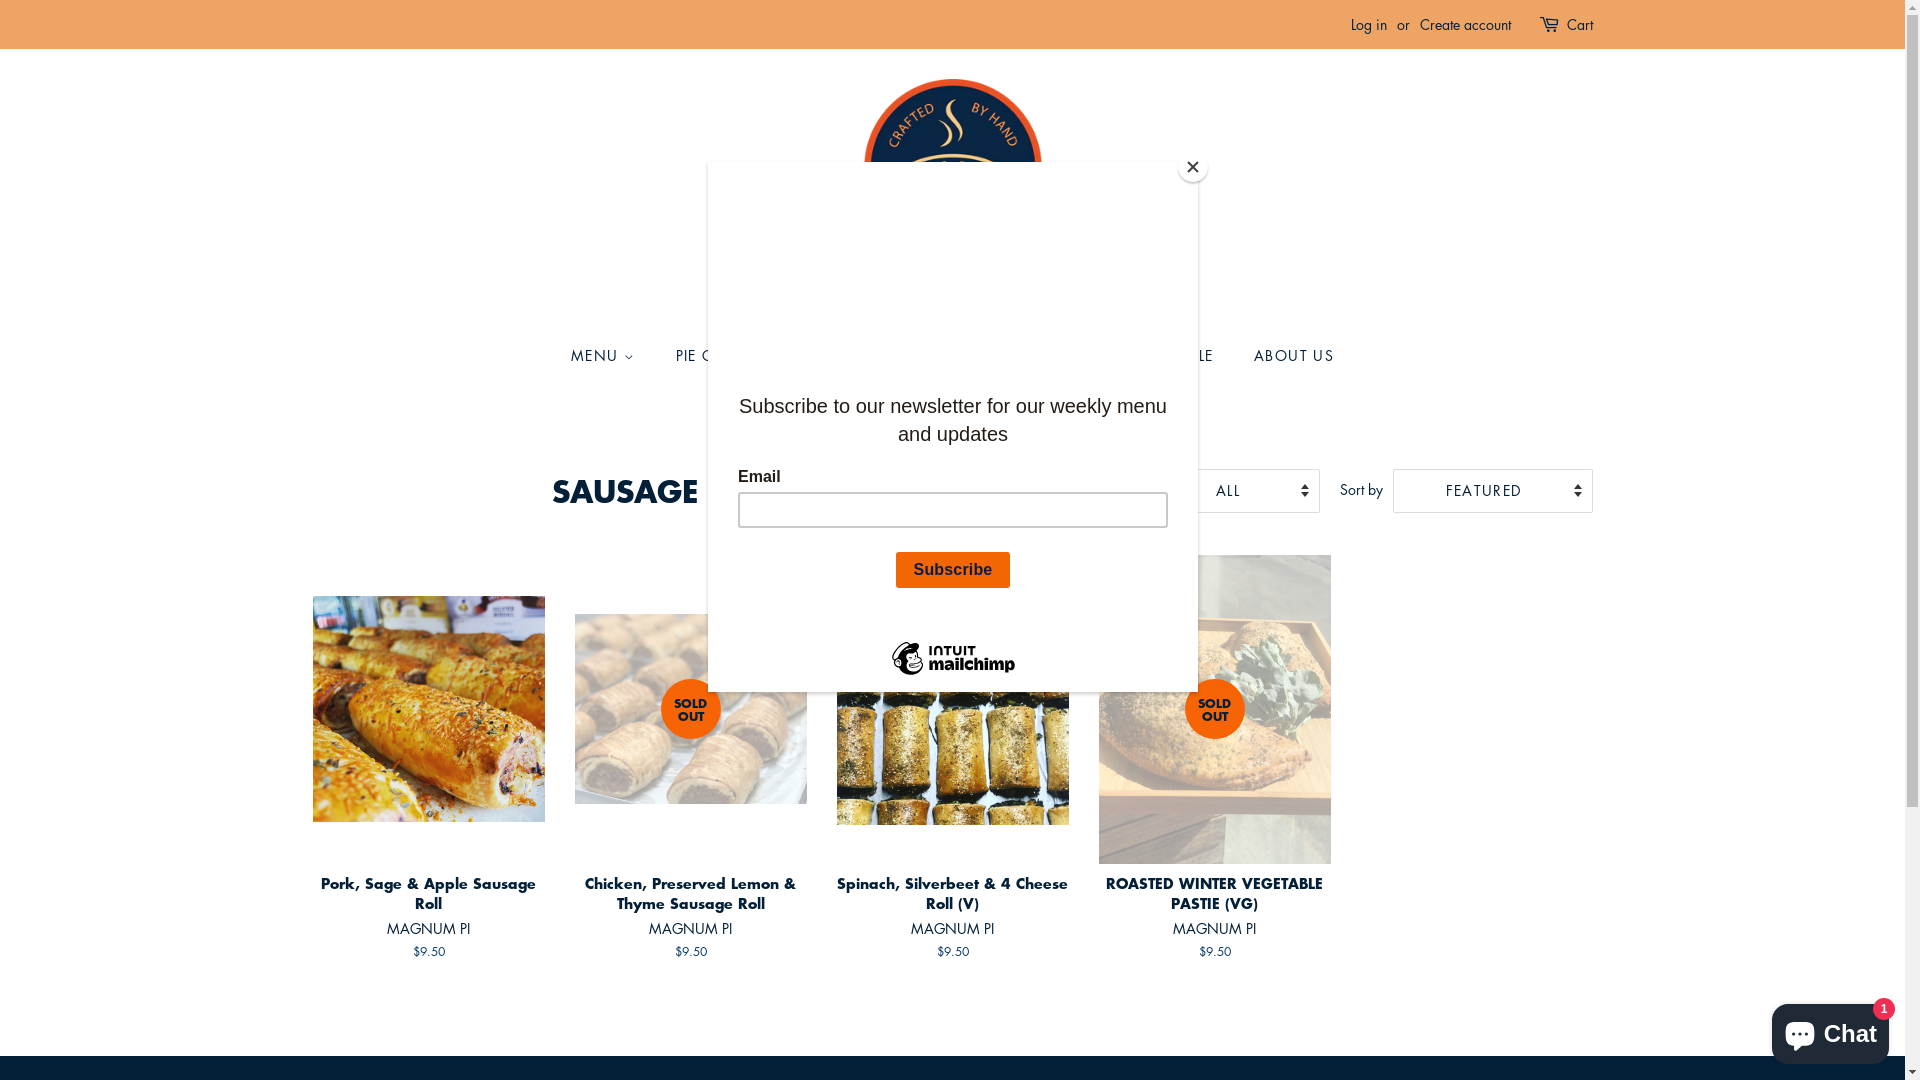  What do you see at coordinates (822, 354) in the screenshot?
I see `'PIE GUIDE & HEATING INSTRUCTIONS'` at bounding box center [822, 354].